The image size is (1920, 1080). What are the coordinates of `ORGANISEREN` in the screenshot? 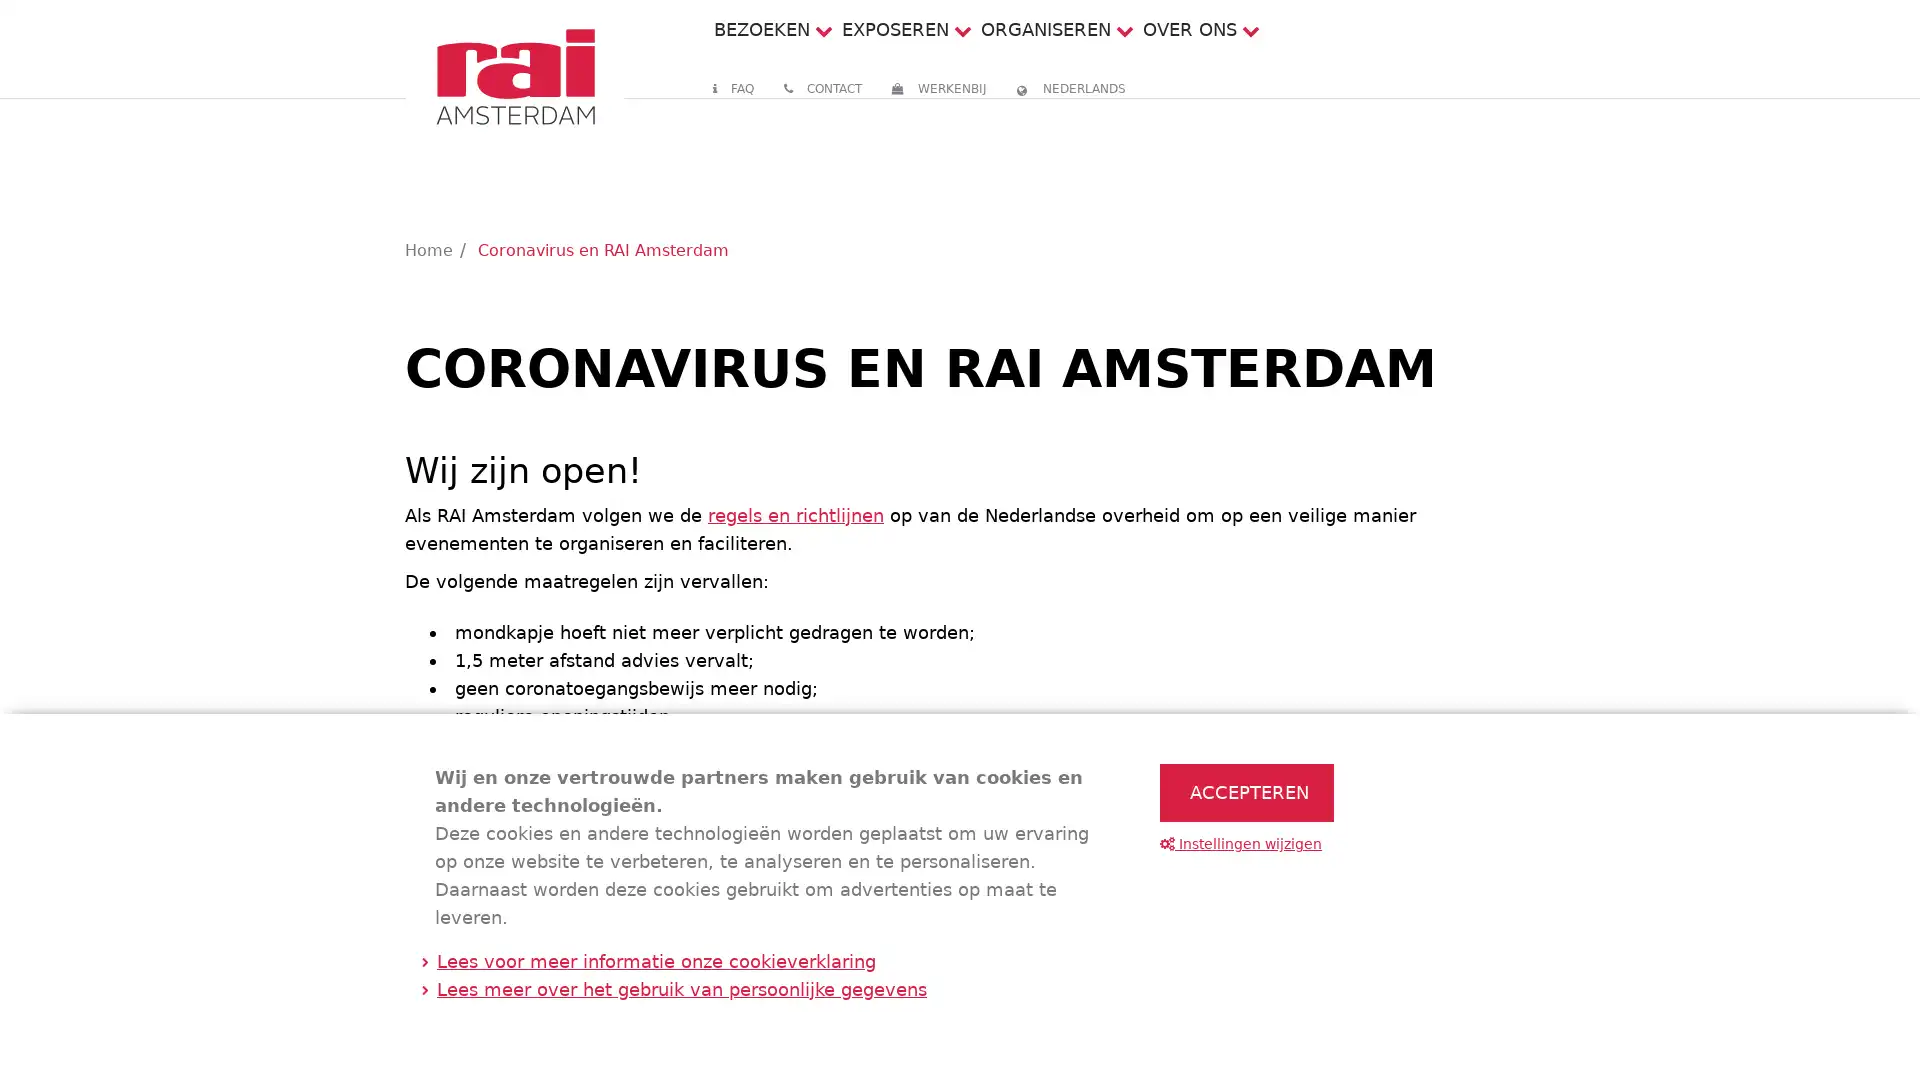 It's located at (1044, 29).